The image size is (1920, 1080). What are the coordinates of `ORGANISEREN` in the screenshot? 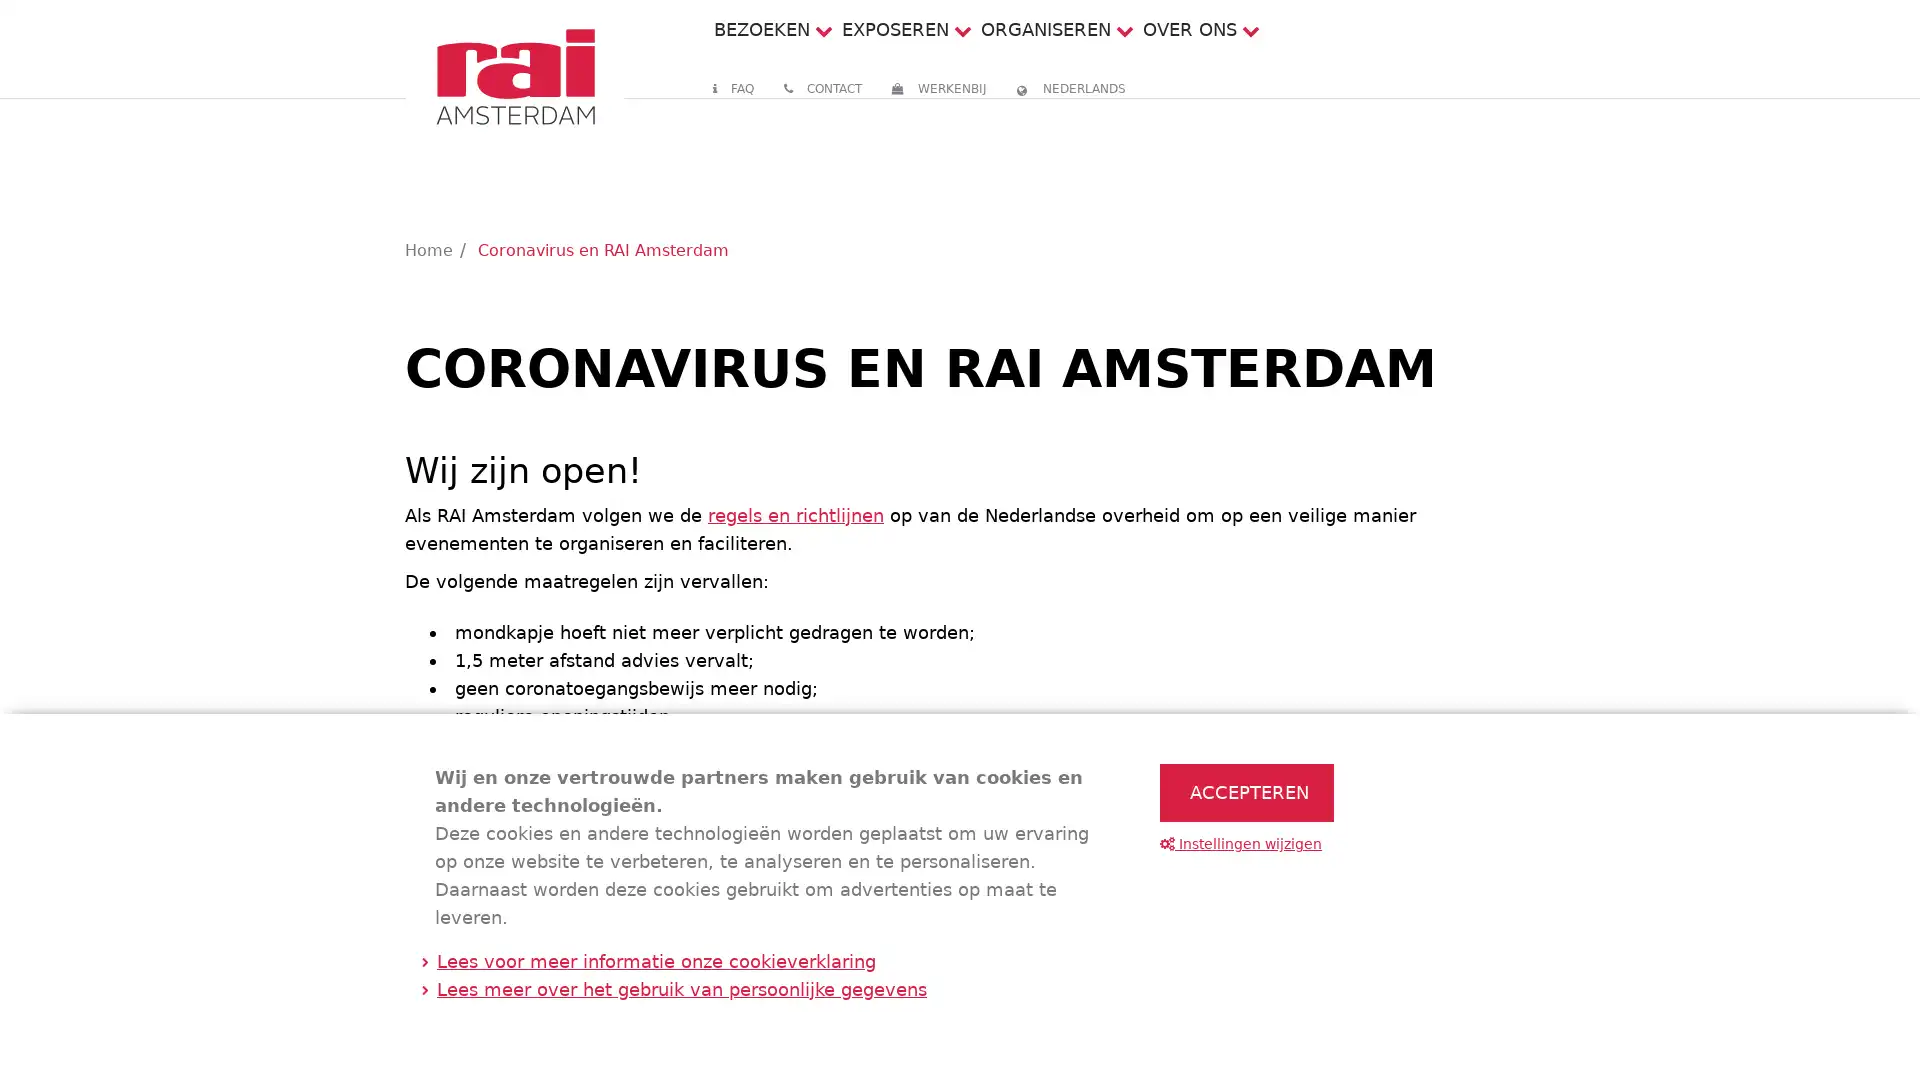 It's located at (1044, 29).